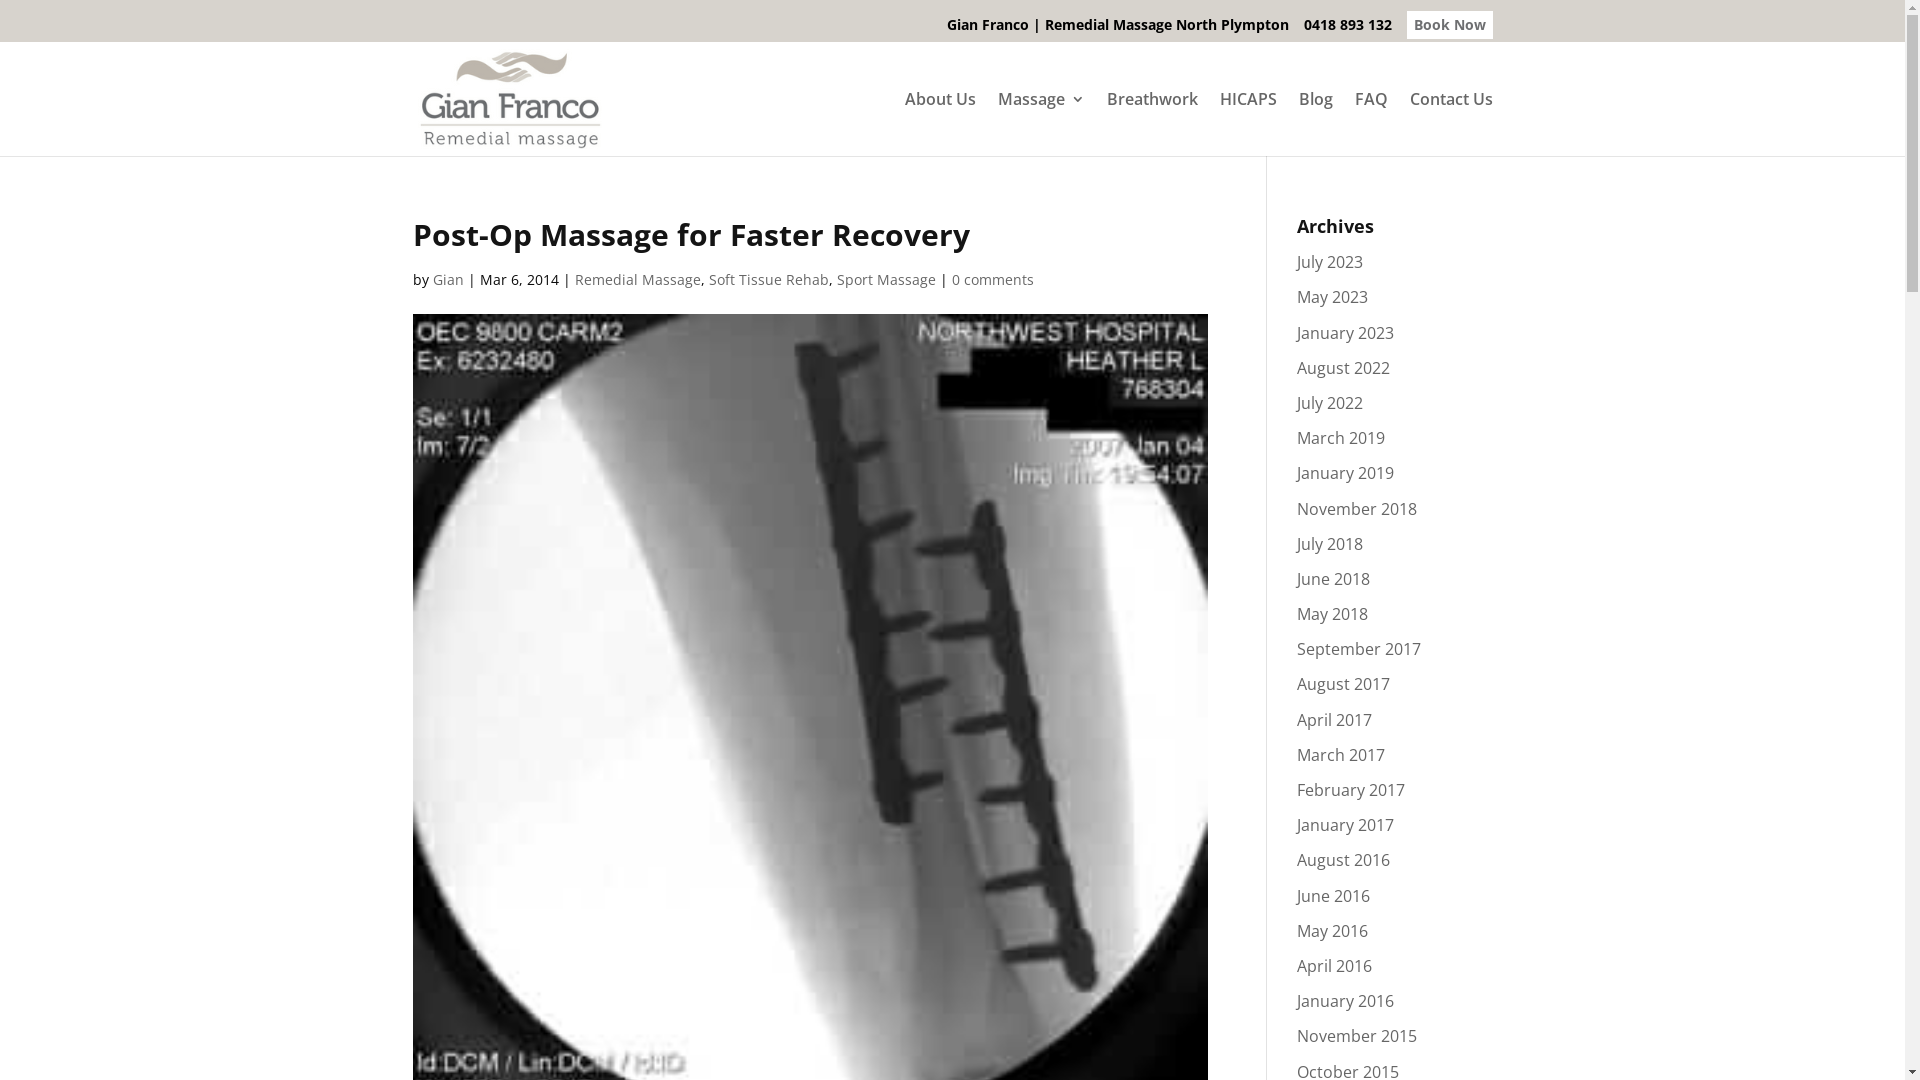 The image size is (1920, 1080). Describe the element at coordinates (1332, 930) in the screenshot. I see `'May 2016'` at that location.